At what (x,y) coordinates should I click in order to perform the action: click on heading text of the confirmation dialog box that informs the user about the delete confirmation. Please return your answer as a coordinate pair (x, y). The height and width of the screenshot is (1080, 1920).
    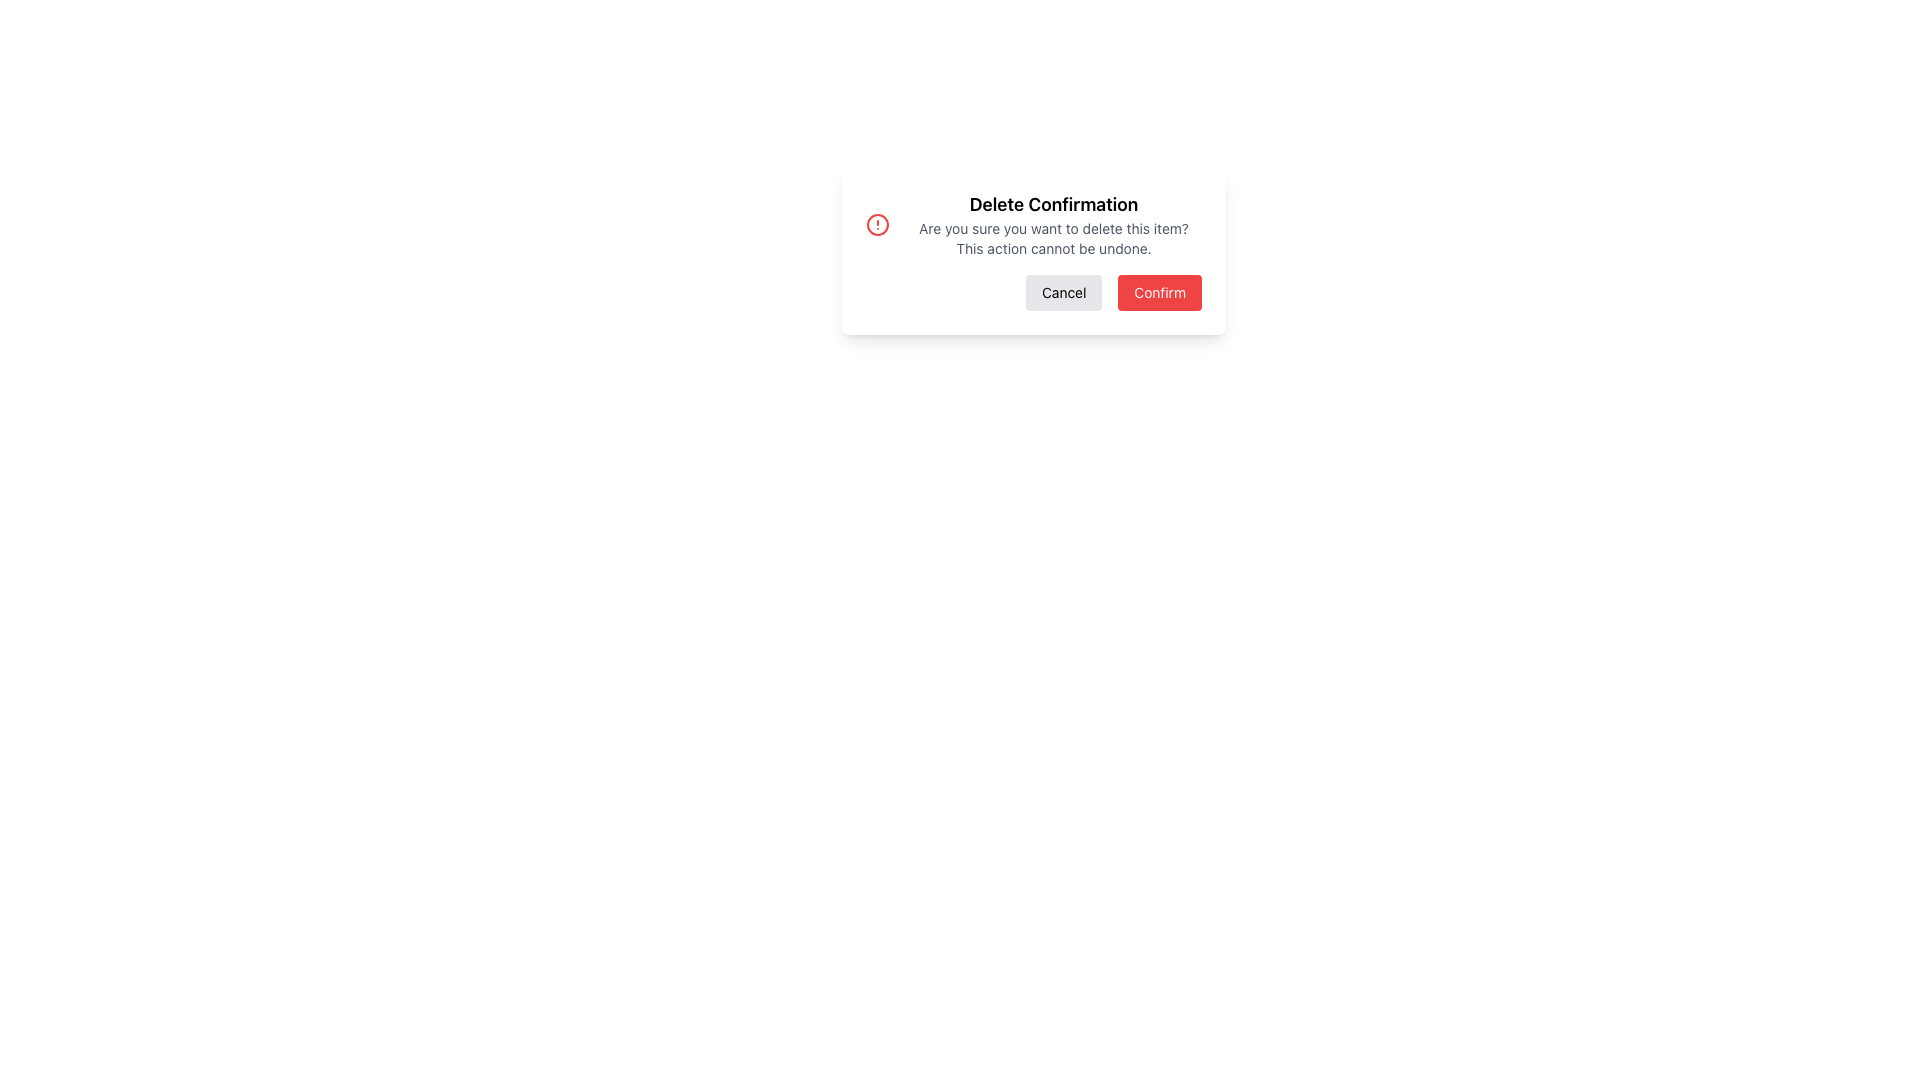
    Looking at the image, I should click on (1053, 204).